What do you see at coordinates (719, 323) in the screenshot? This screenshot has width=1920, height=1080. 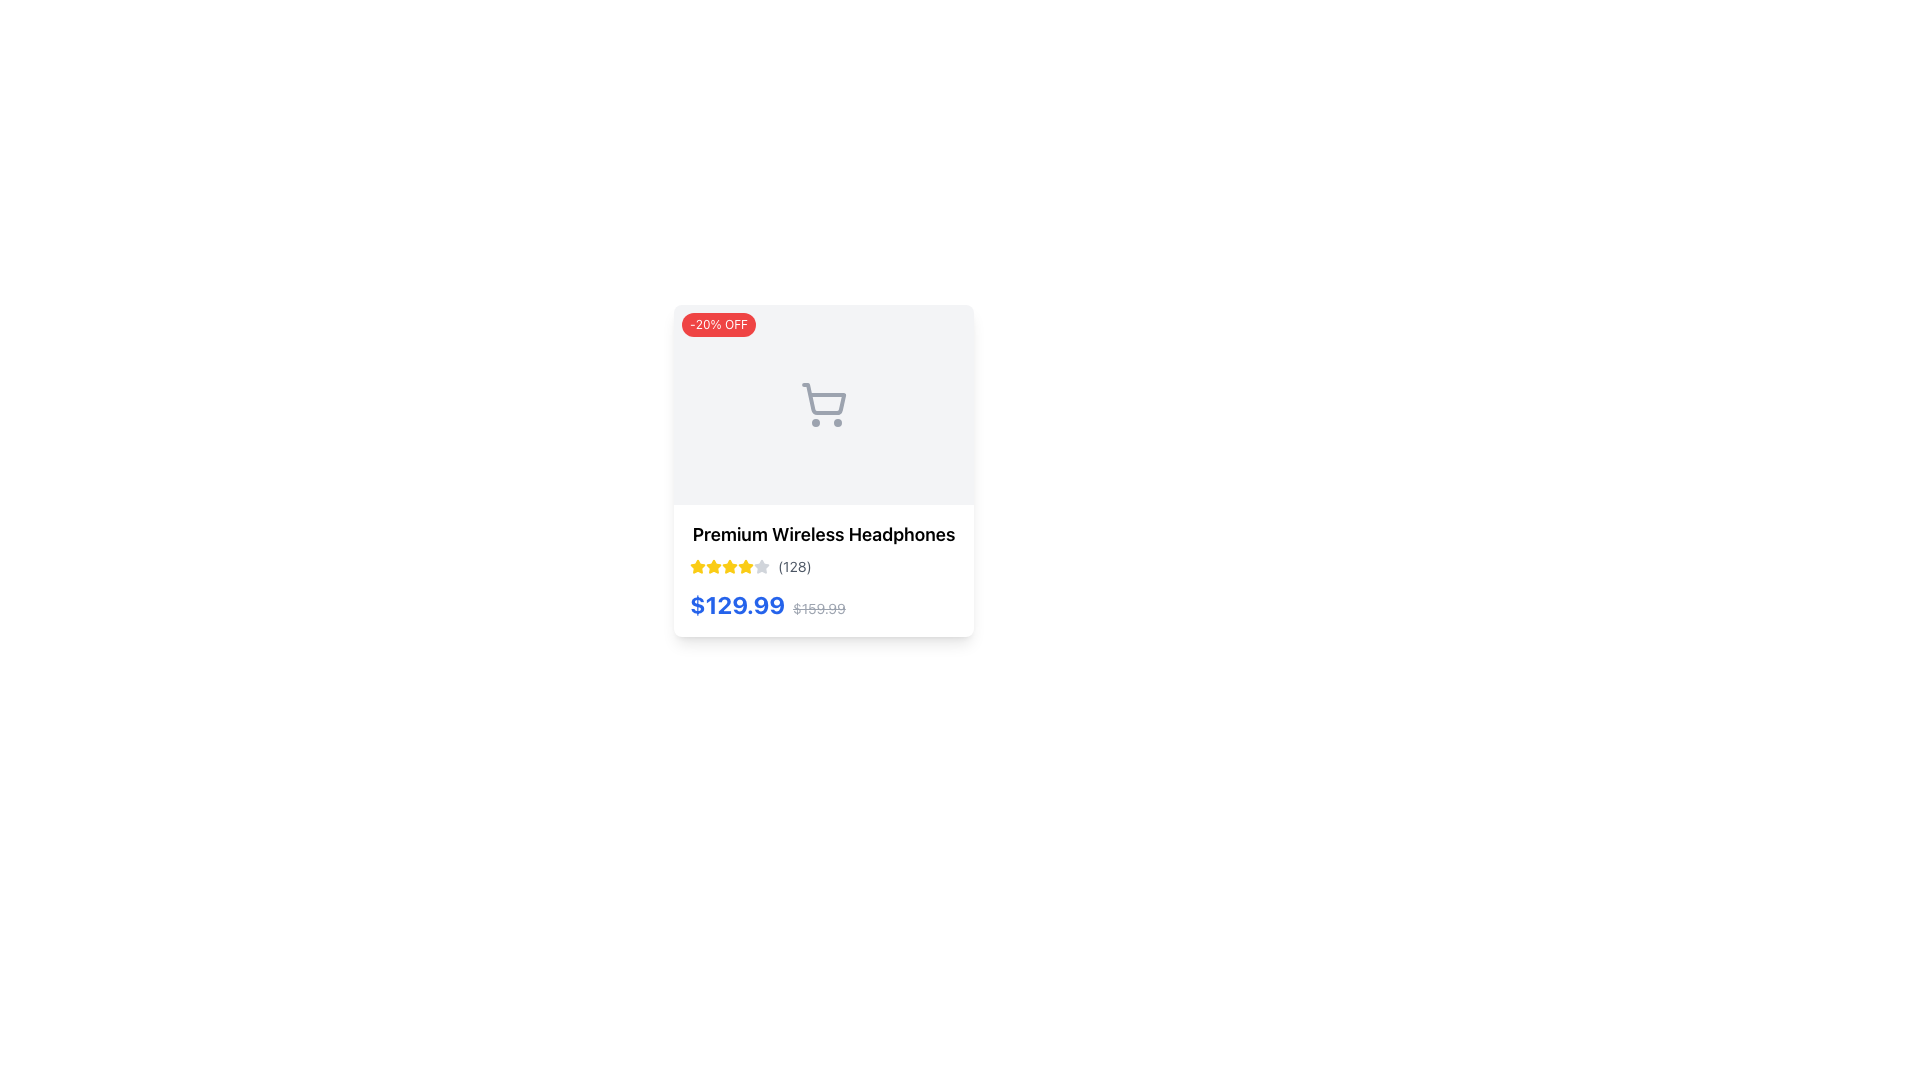 I see `the promotional discount label indicating a 20% discount located at the top-left corner of the product card` at bounding box center [719, 323].